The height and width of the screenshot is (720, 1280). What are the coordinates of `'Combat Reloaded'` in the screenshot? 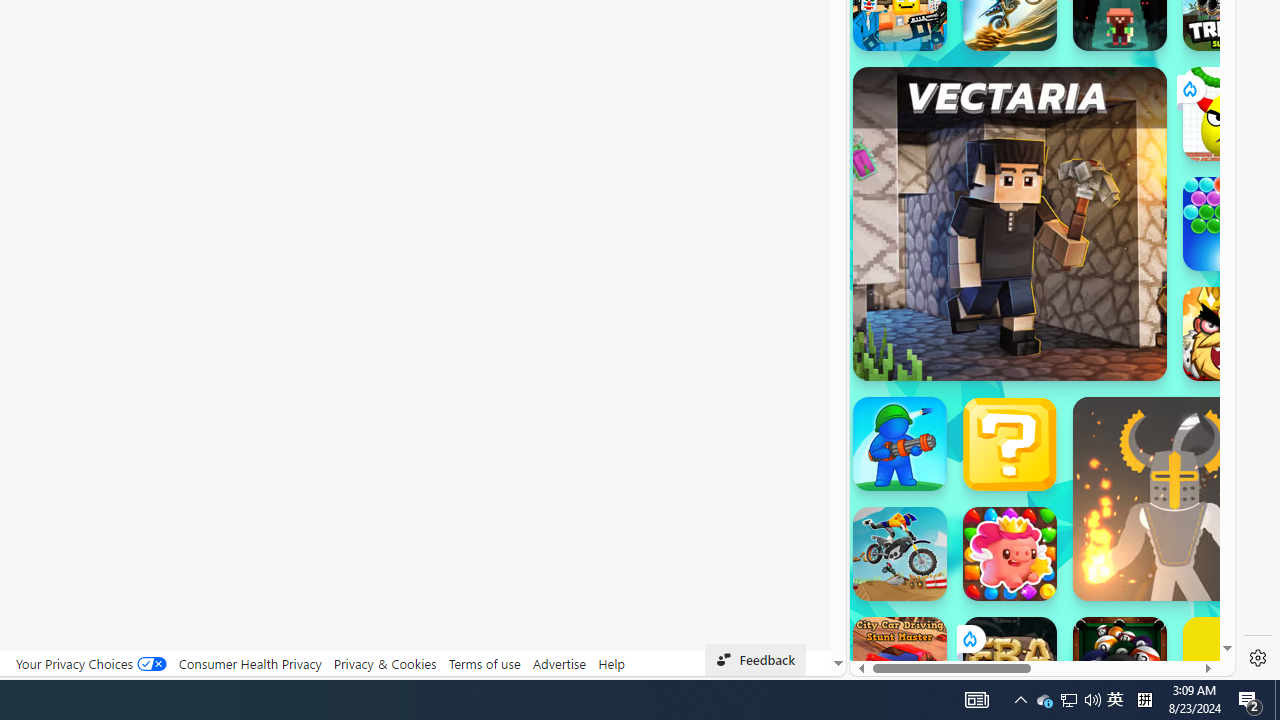 It's located at (1092, 300).